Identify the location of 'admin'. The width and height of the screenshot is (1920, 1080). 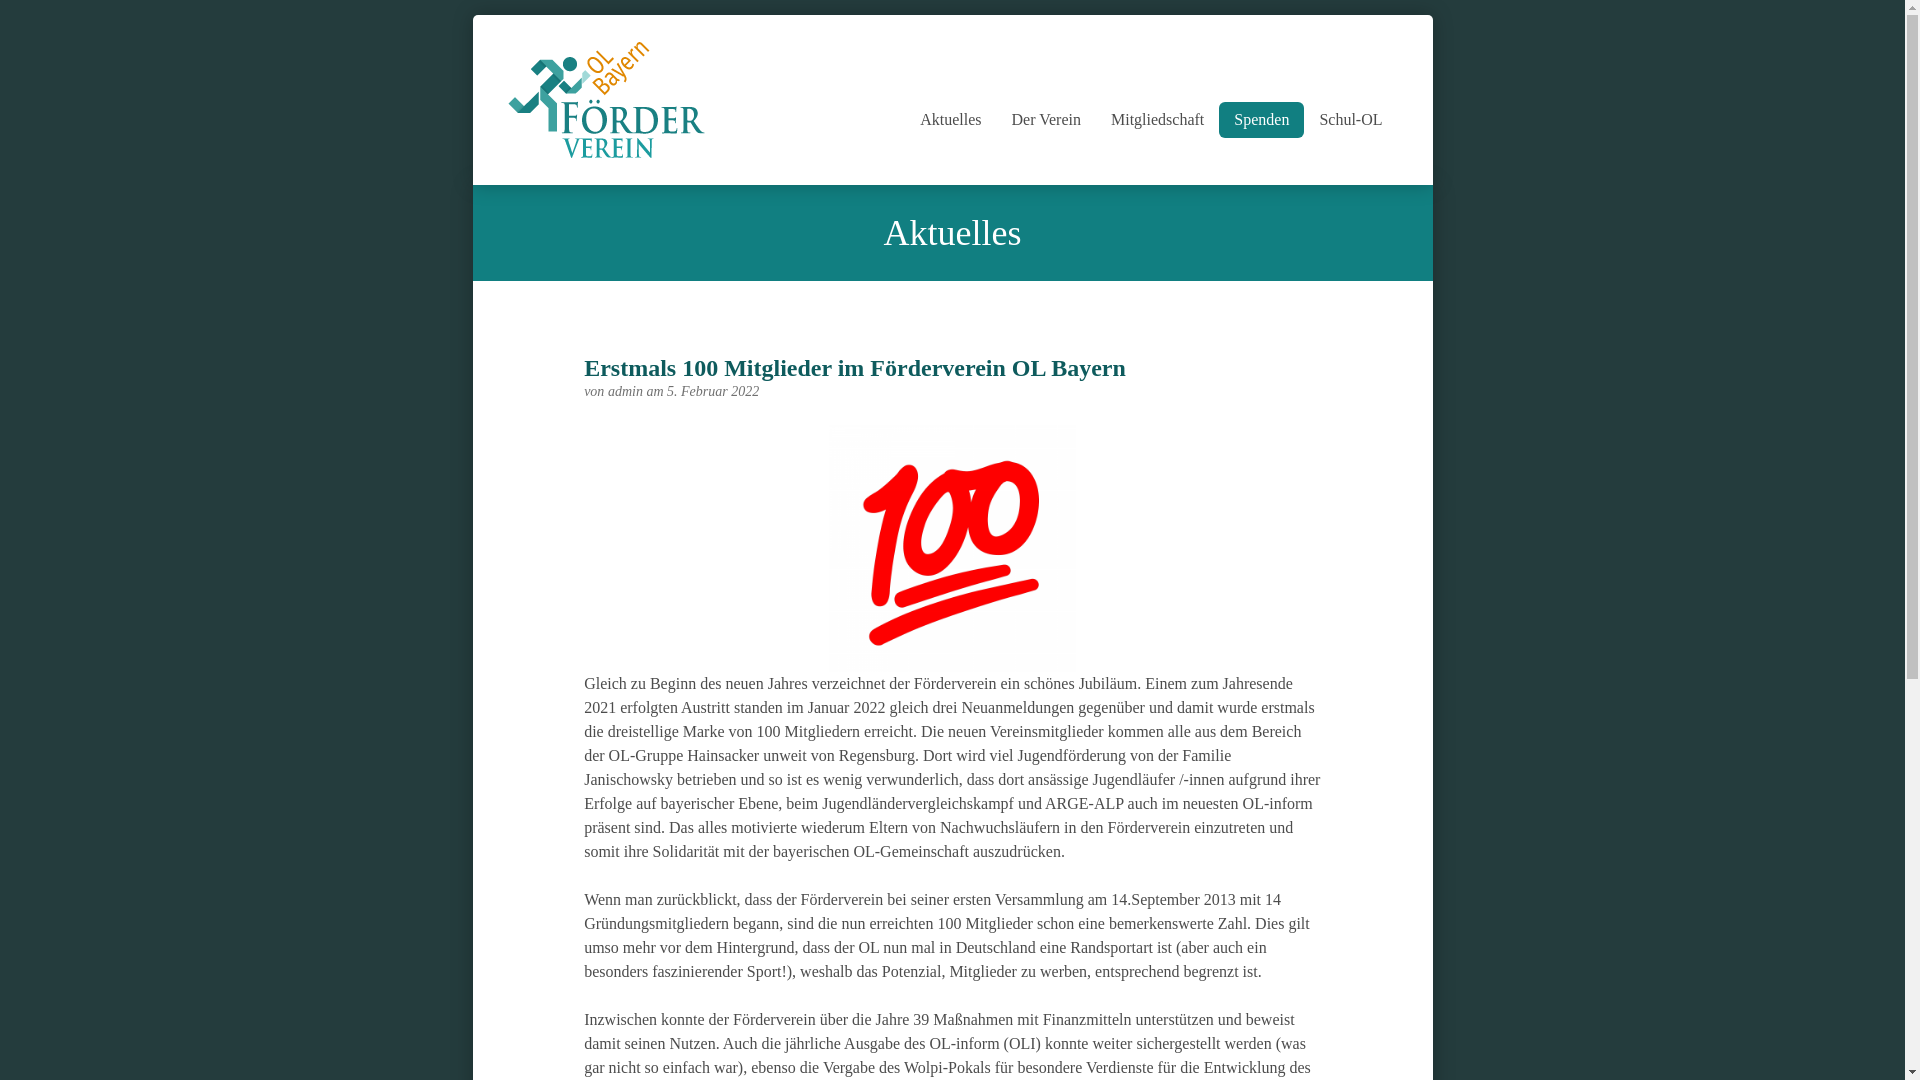
(626, 391).